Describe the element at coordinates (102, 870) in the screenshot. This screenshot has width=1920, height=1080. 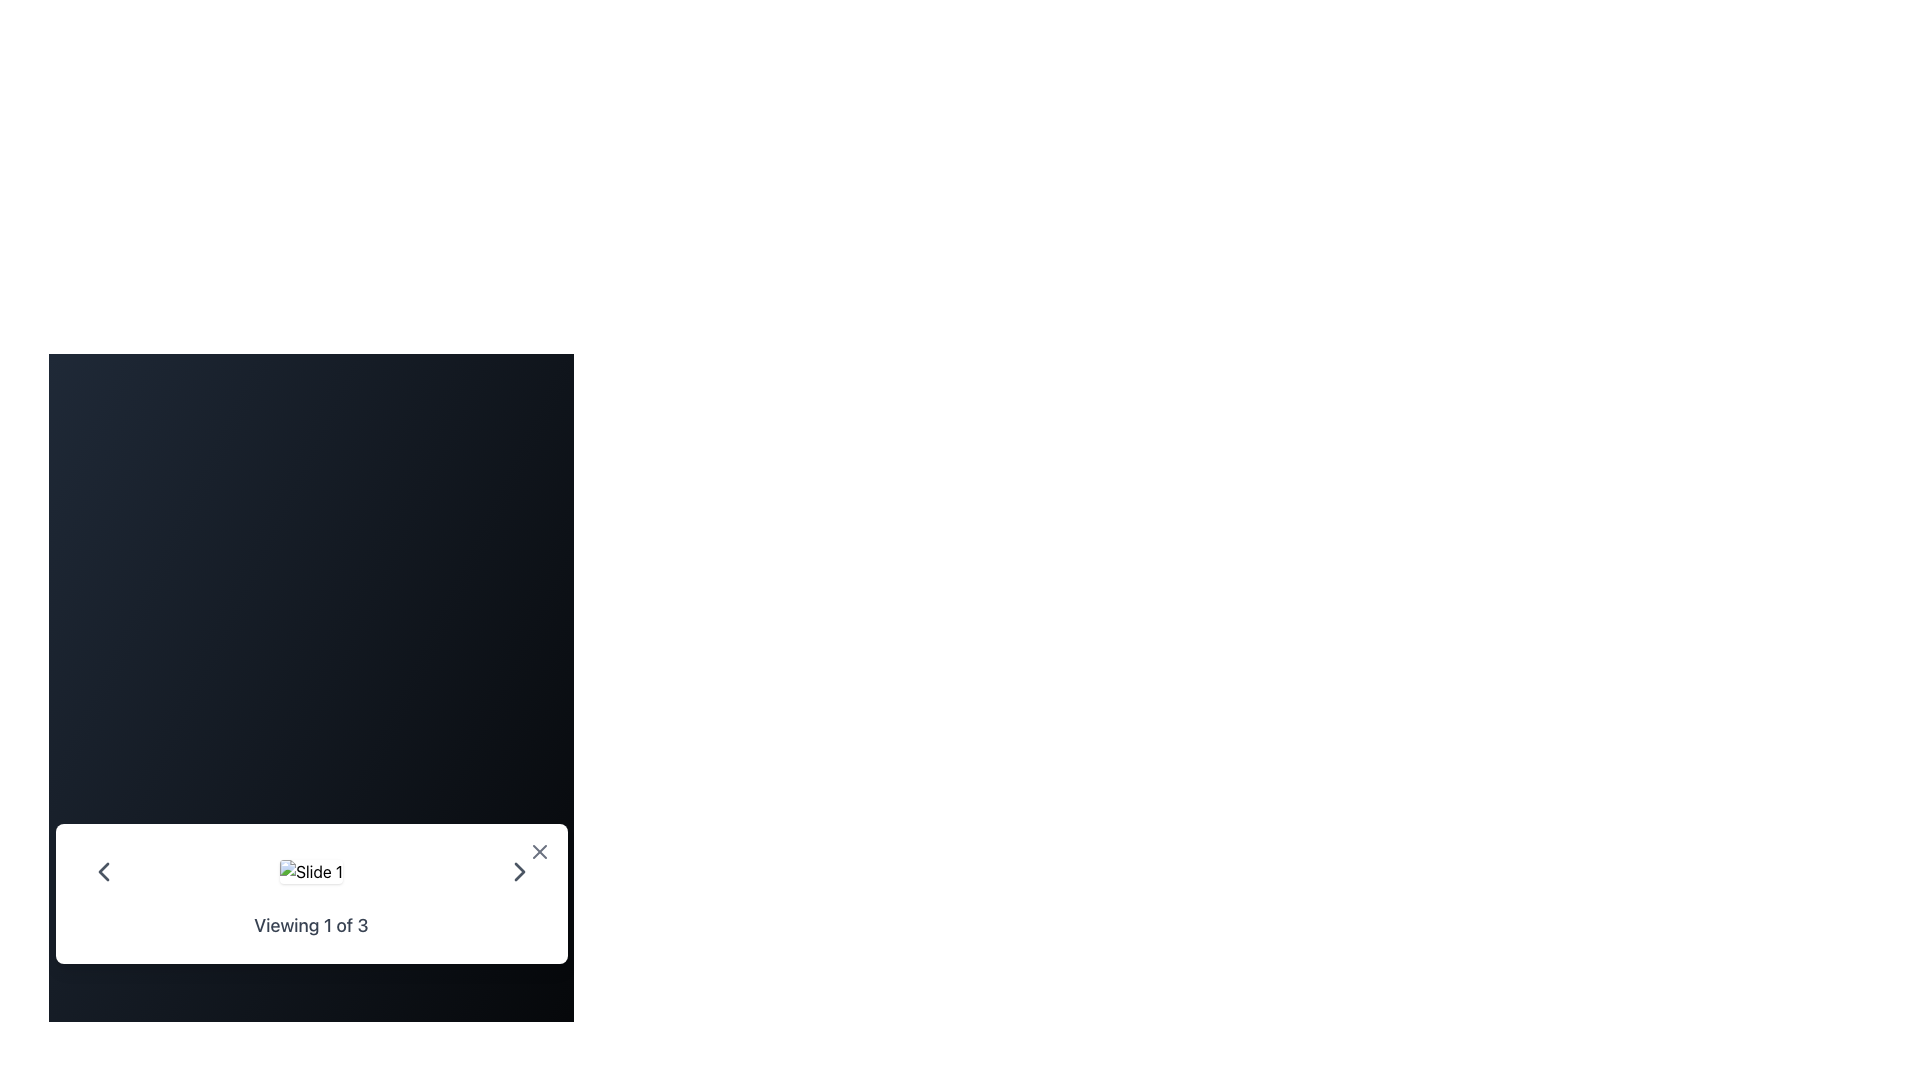
I see `the button located at the left side of the horizontal layout block` at that location.